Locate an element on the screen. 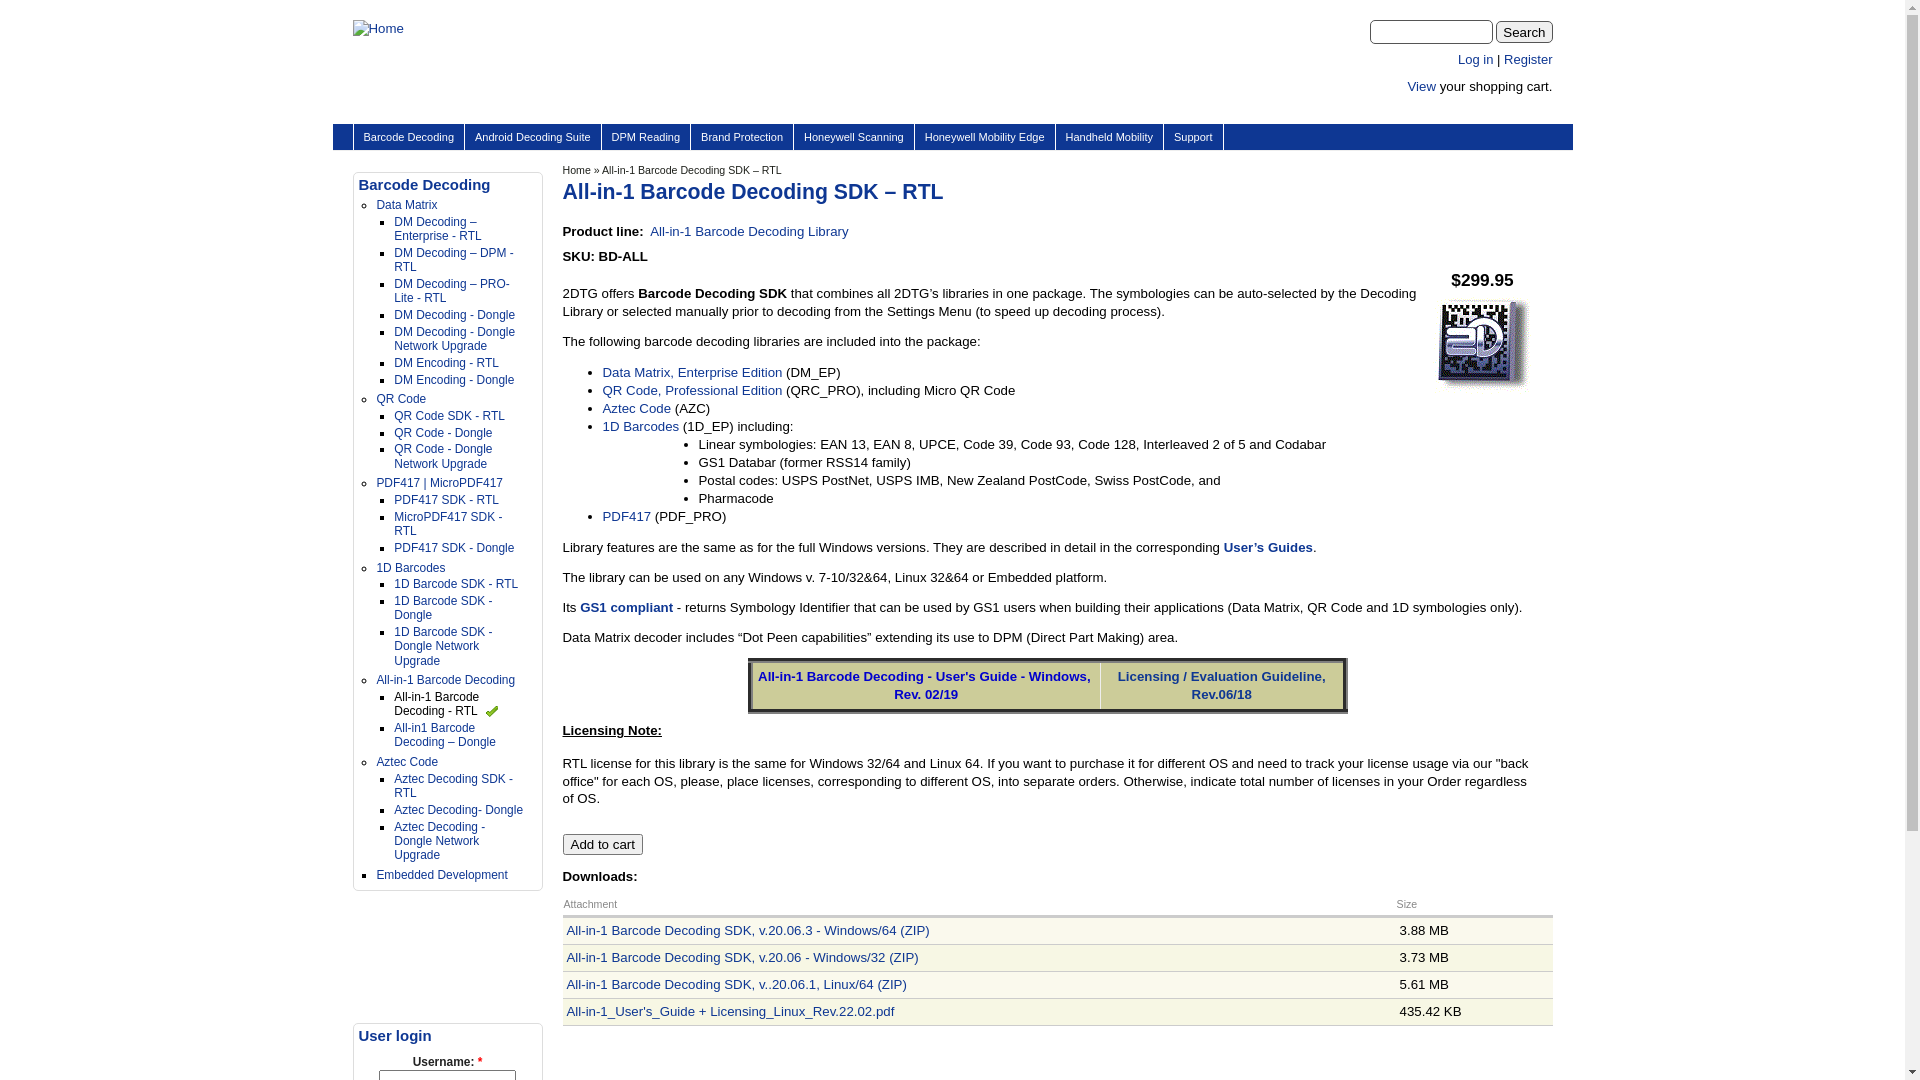  'All-in-1_User's_Guide + Licensing_Linux_Rev.22.02.pdf' is located at coordinates (728, 1011).